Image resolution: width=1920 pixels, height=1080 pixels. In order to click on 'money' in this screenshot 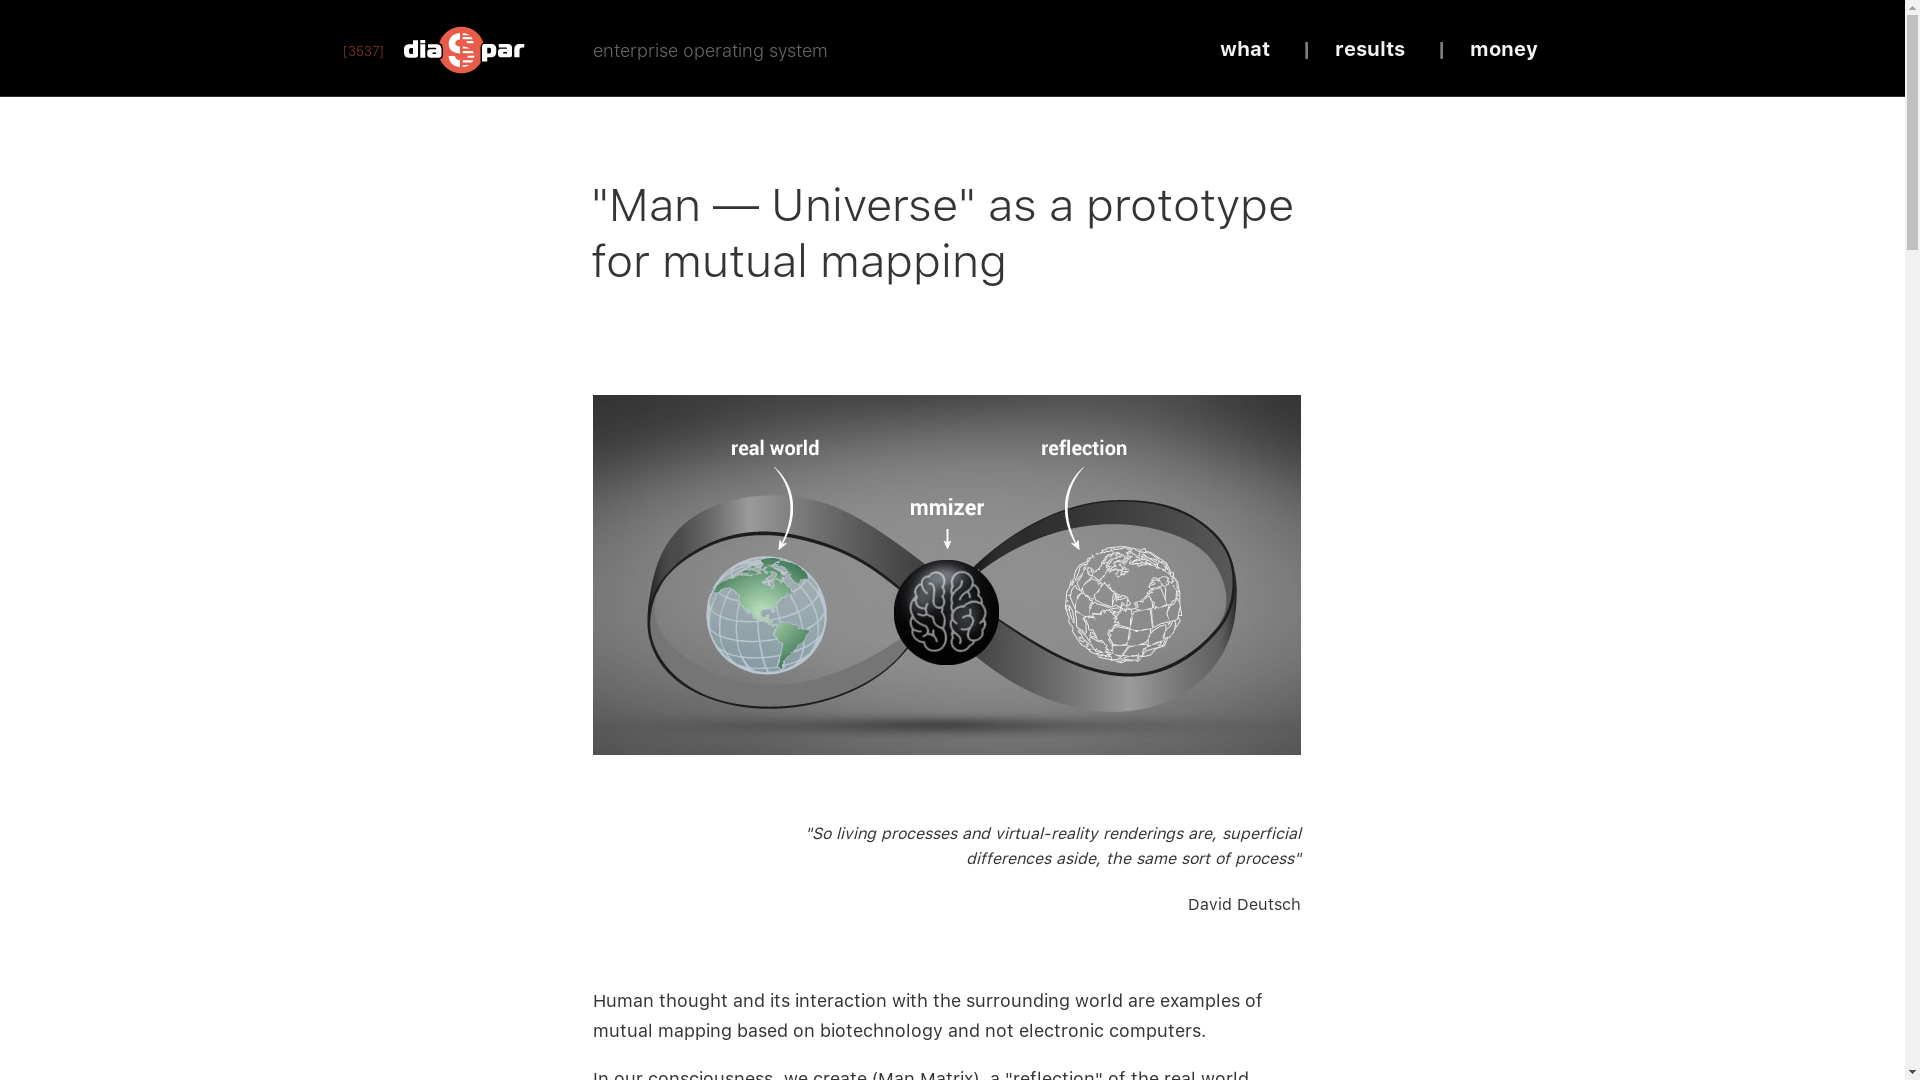, I will do `click(1503, 48)`.